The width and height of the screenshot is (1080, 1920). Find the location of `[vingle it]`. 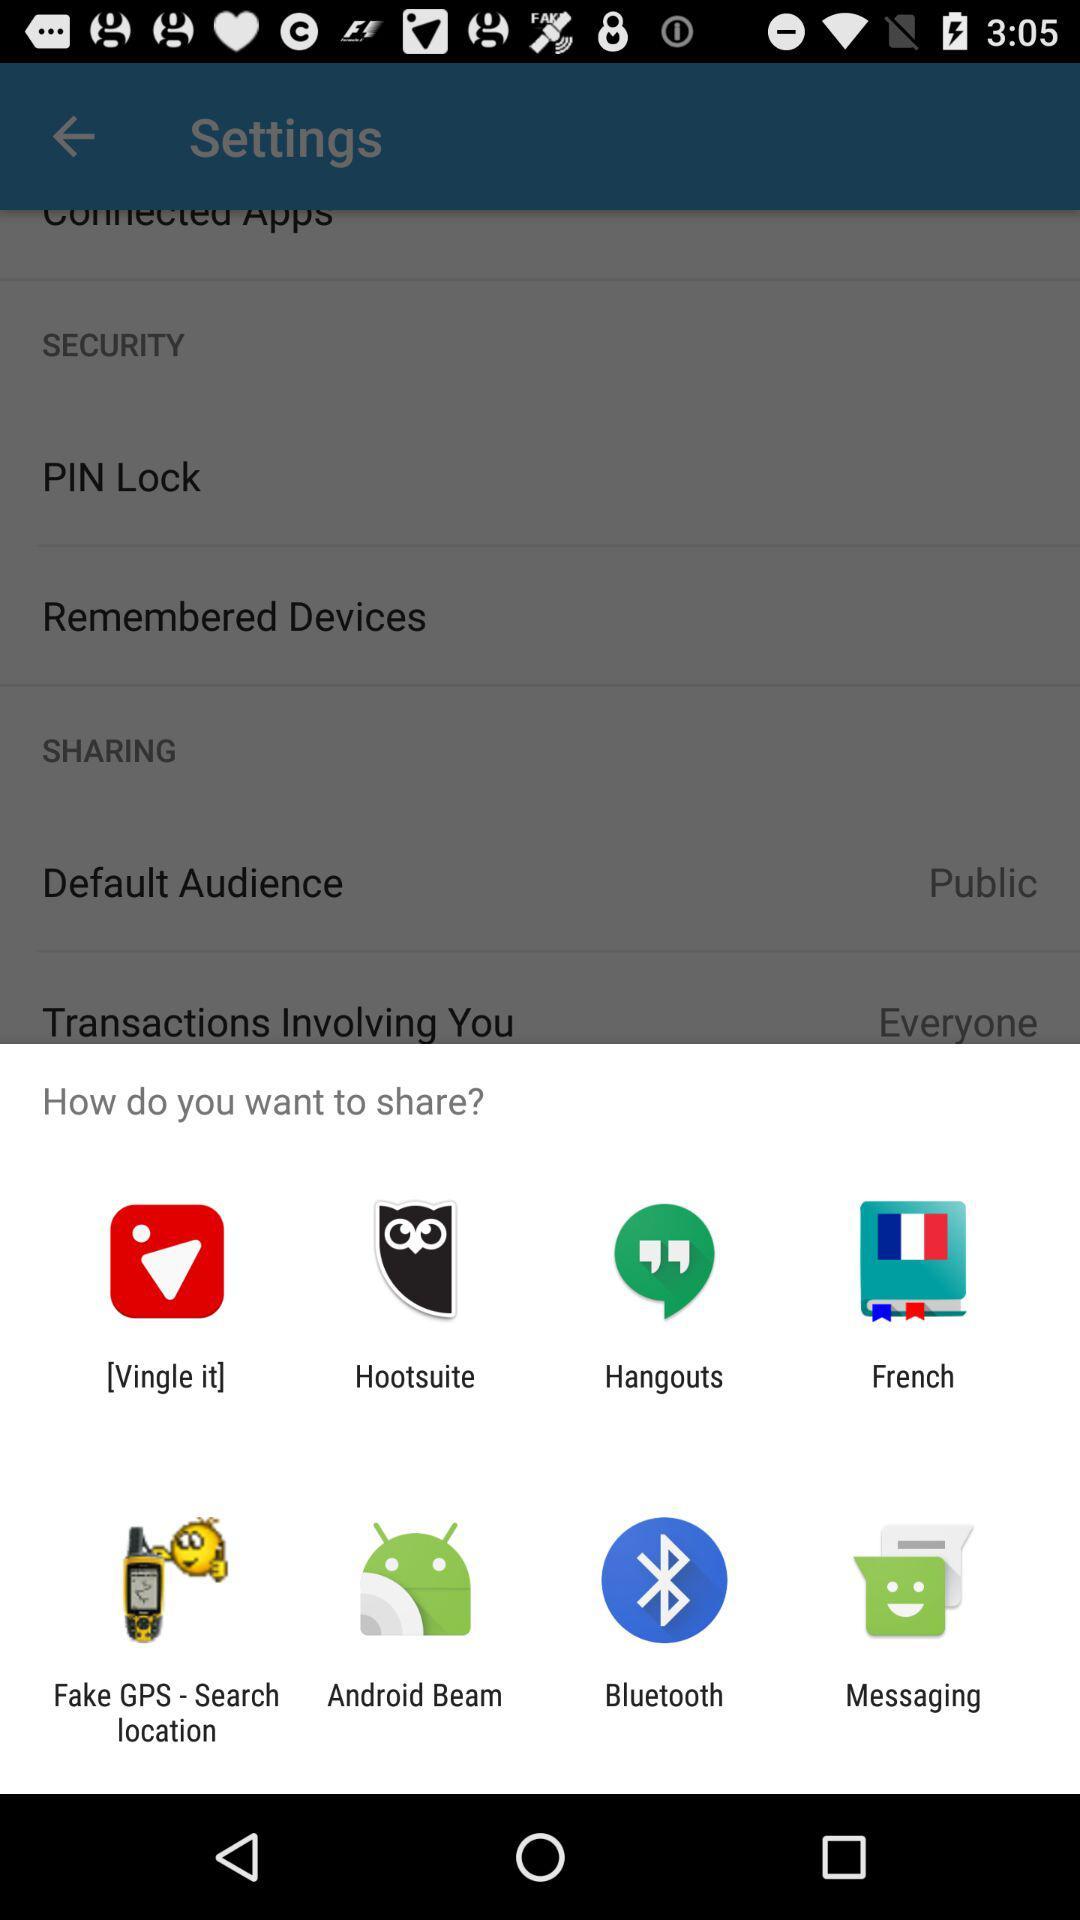

[vingle it] is located at coordinates (165, 1392).